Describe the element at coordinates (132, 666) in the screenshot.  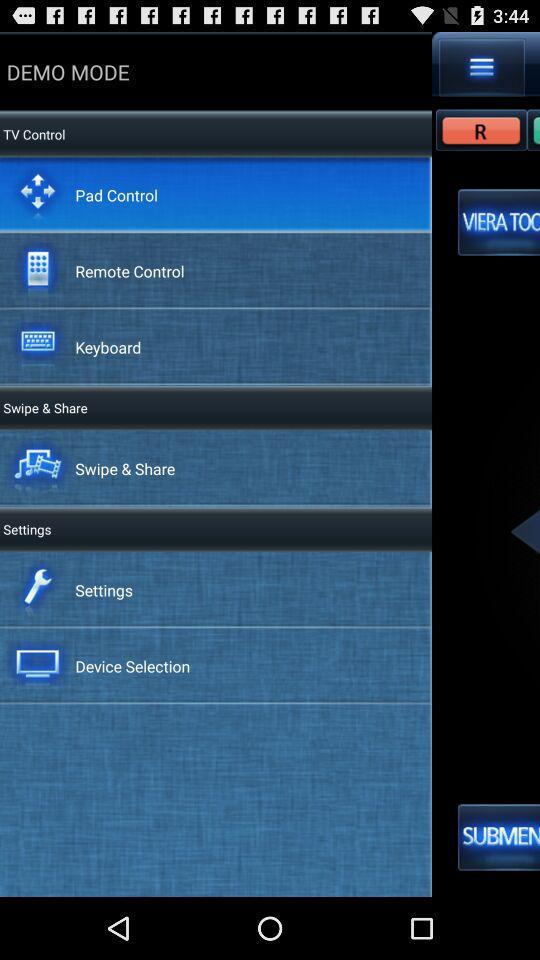
I see `device selection app` at that location.